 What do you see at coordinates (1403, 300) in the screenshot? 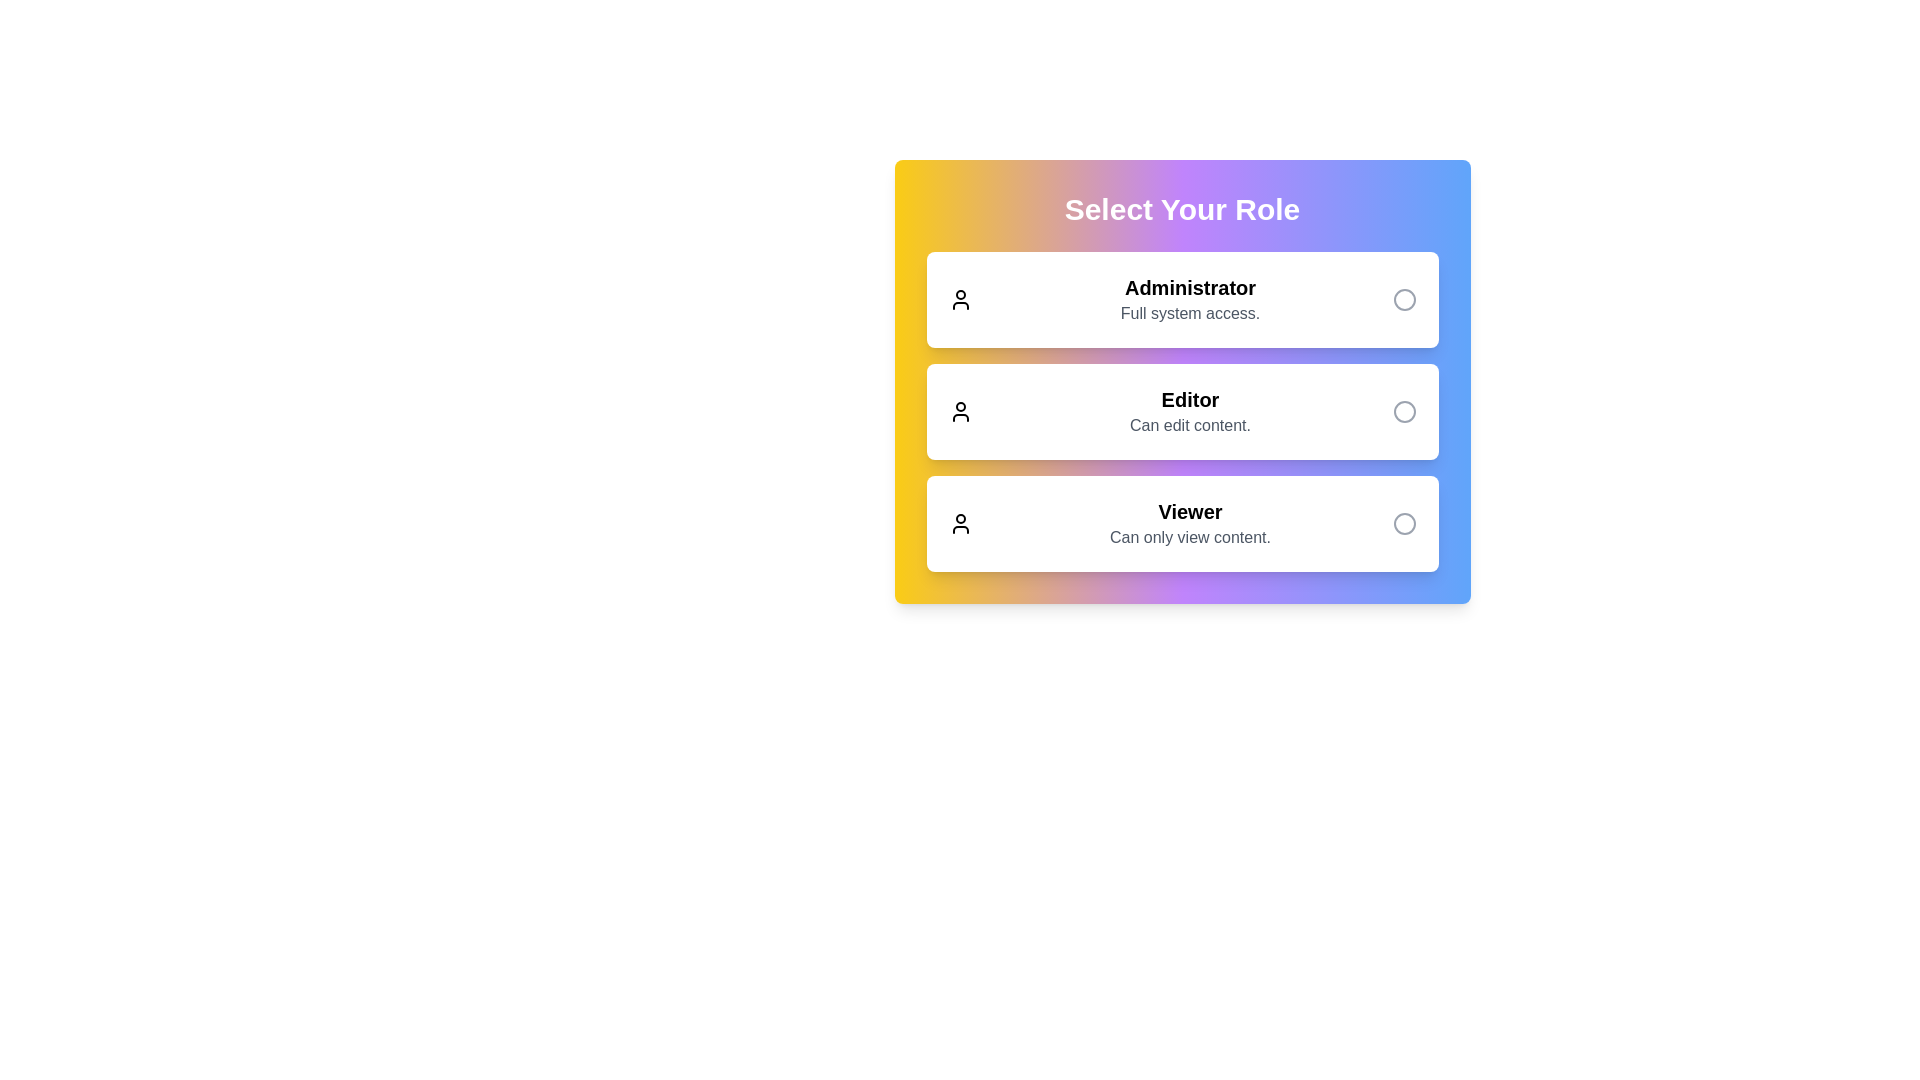
I see `the 'Administrator' radio button located at the rightmost section of the 'Administrator' card, adjacent to the text 'Administrator Full system access'` at bounding box center [1403, 300].